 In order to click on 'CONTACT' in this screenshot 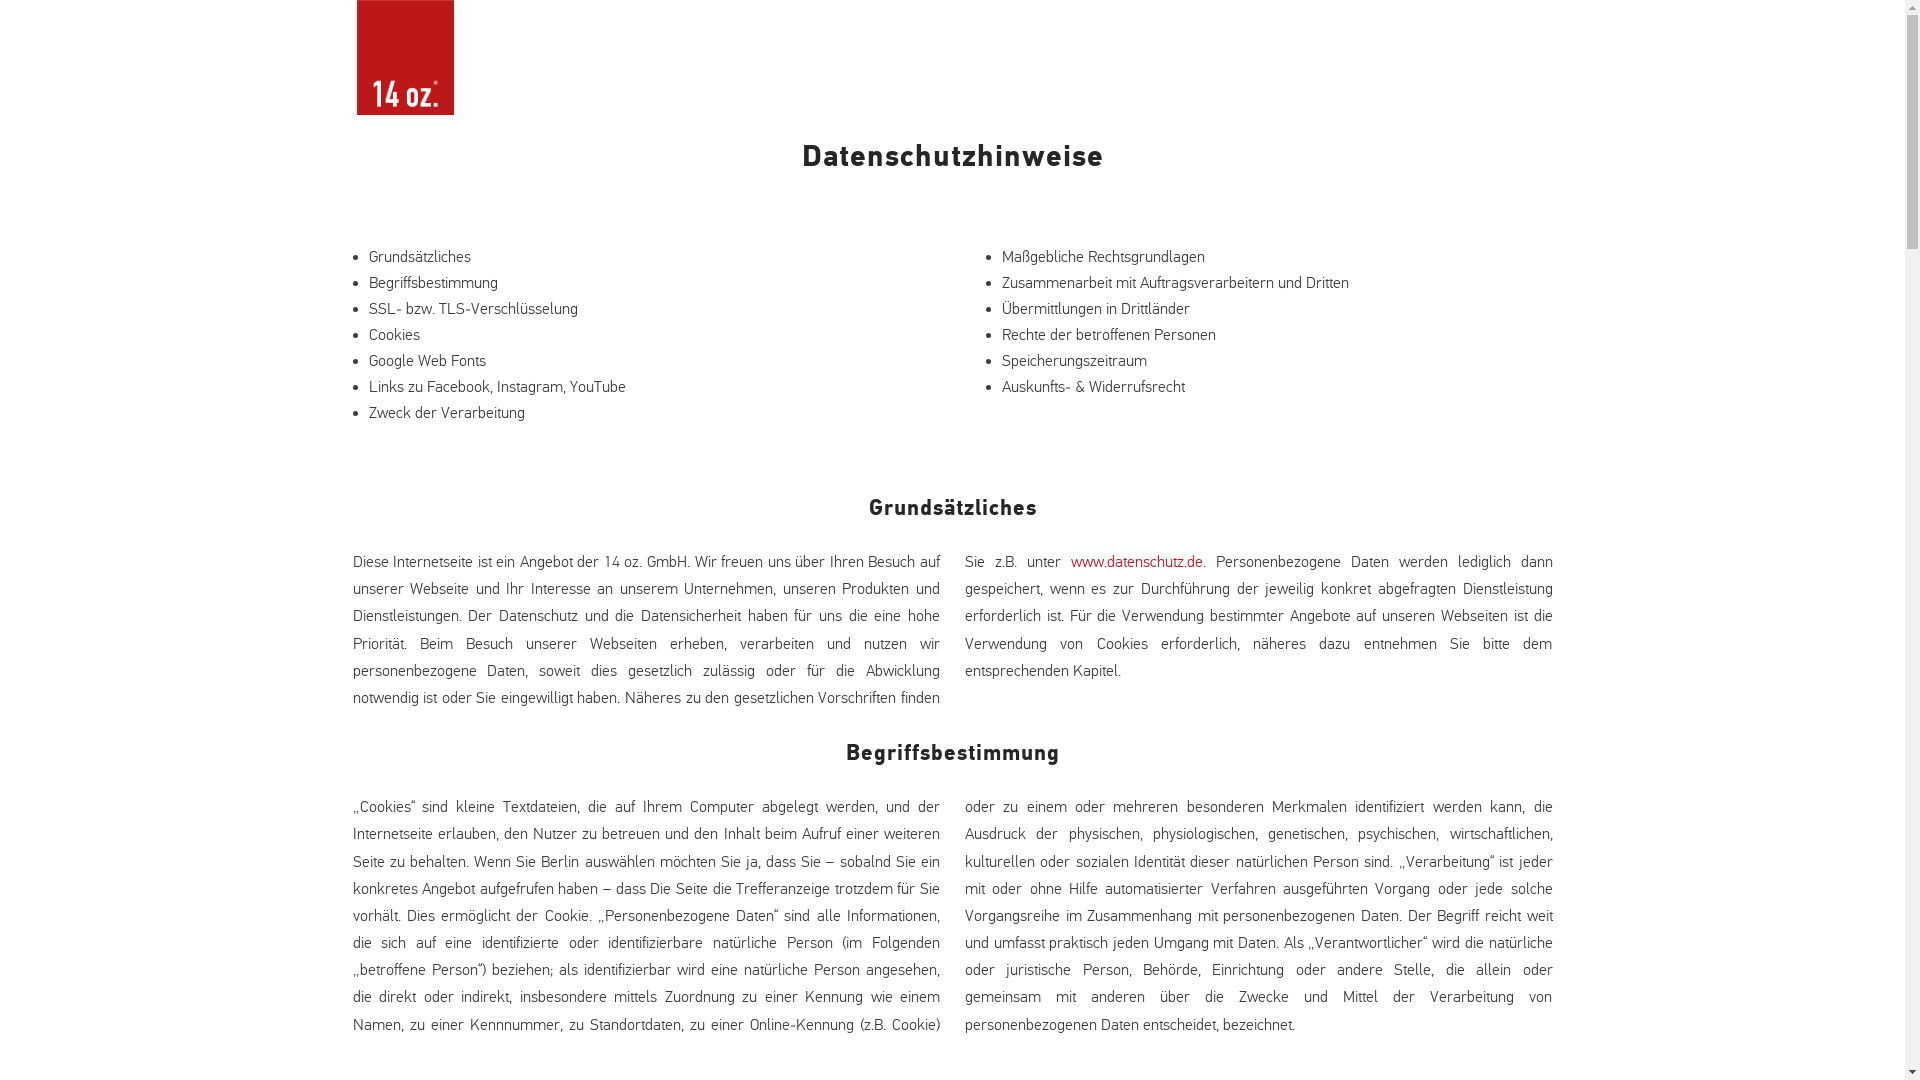, I will do `click(1465, 80)`.